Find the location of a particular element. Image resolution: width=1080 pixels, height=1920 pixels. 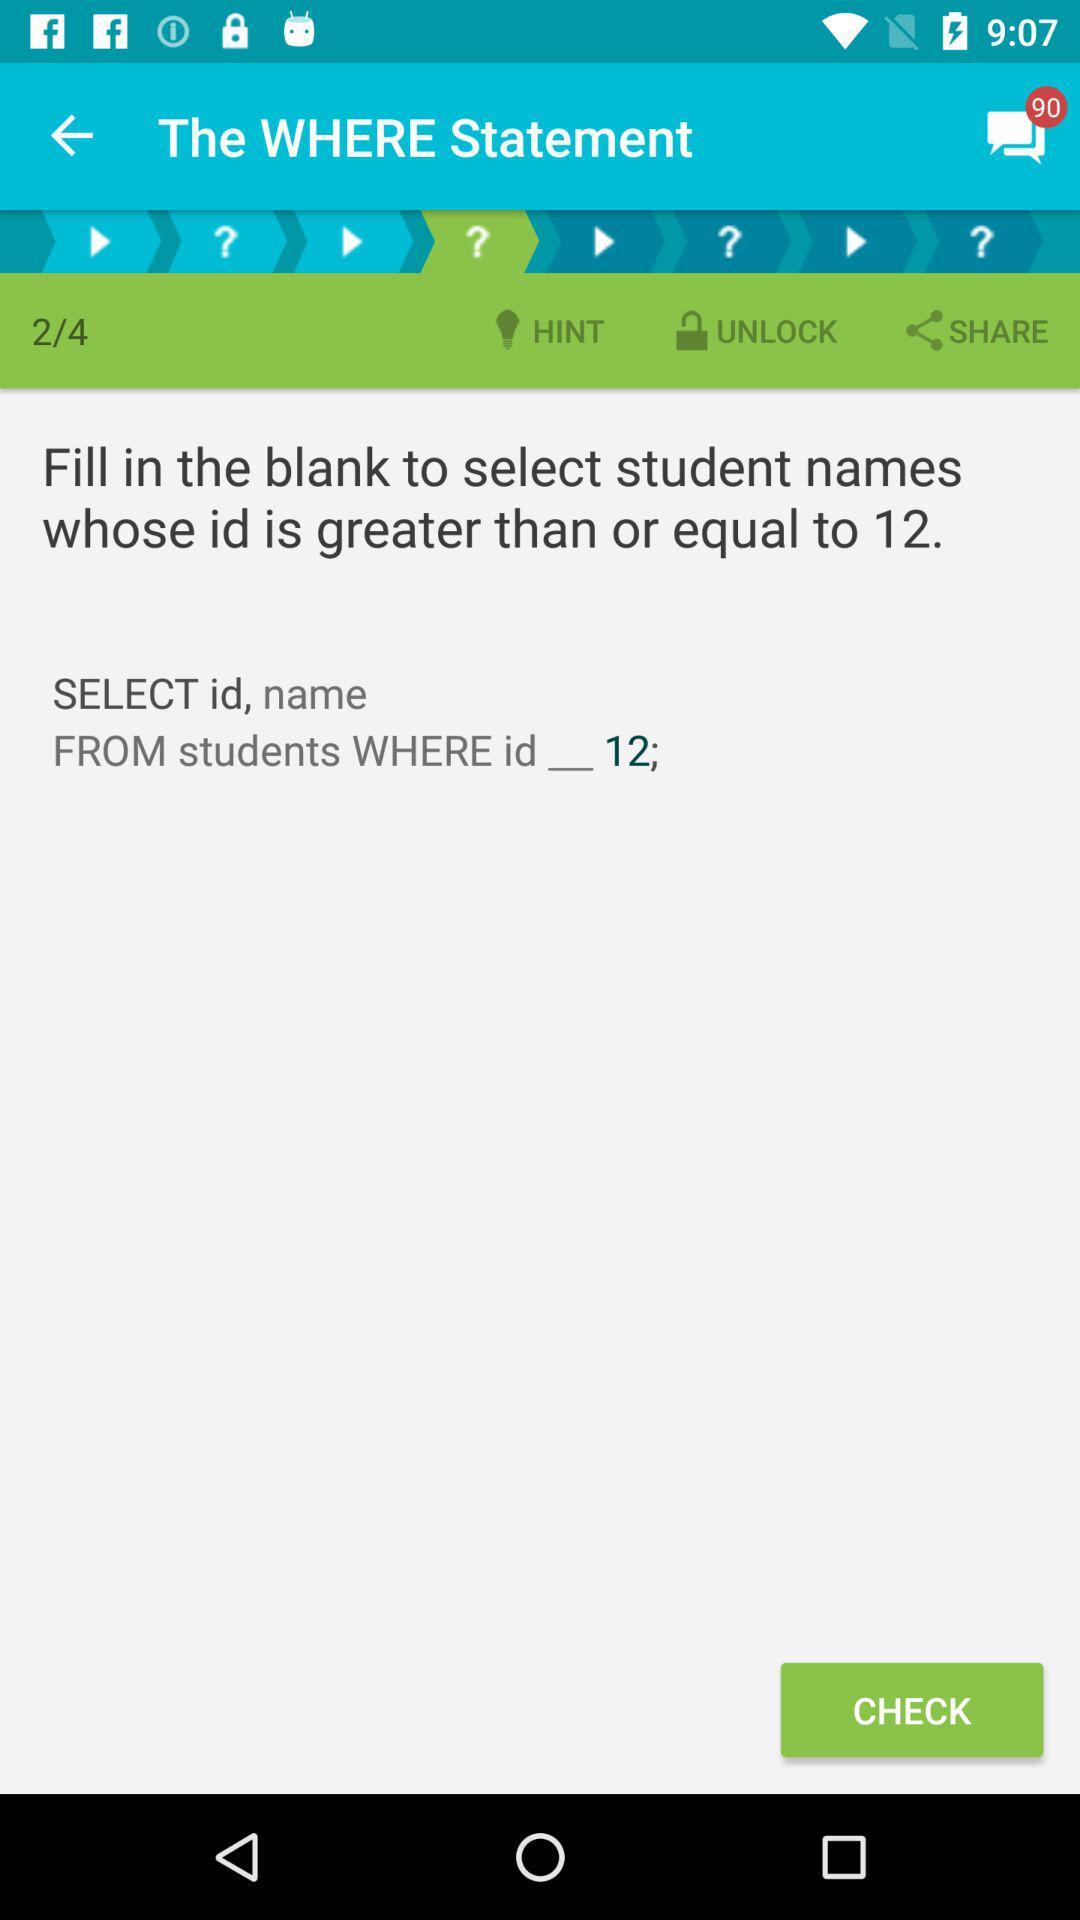

last question is located at coordinates (979, 240).